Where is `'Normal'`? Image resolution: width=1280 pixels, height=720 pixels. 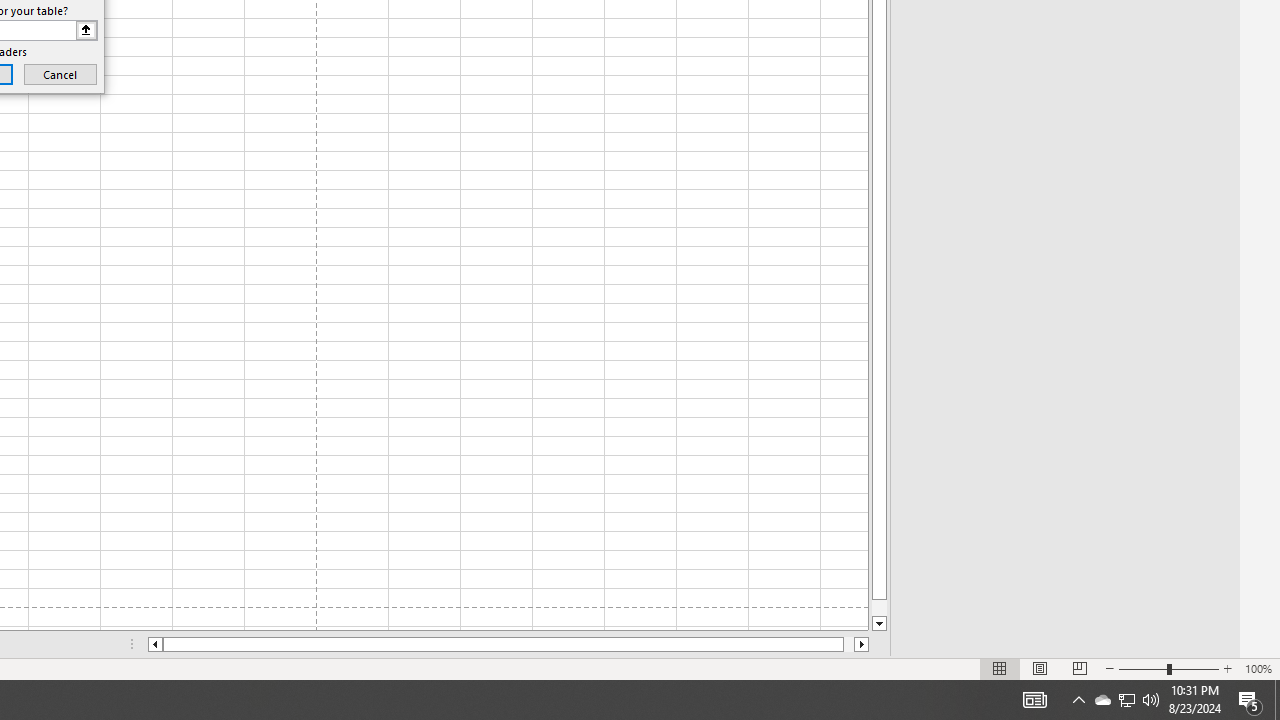 'Normal' is located at coordinates (1000, 669).